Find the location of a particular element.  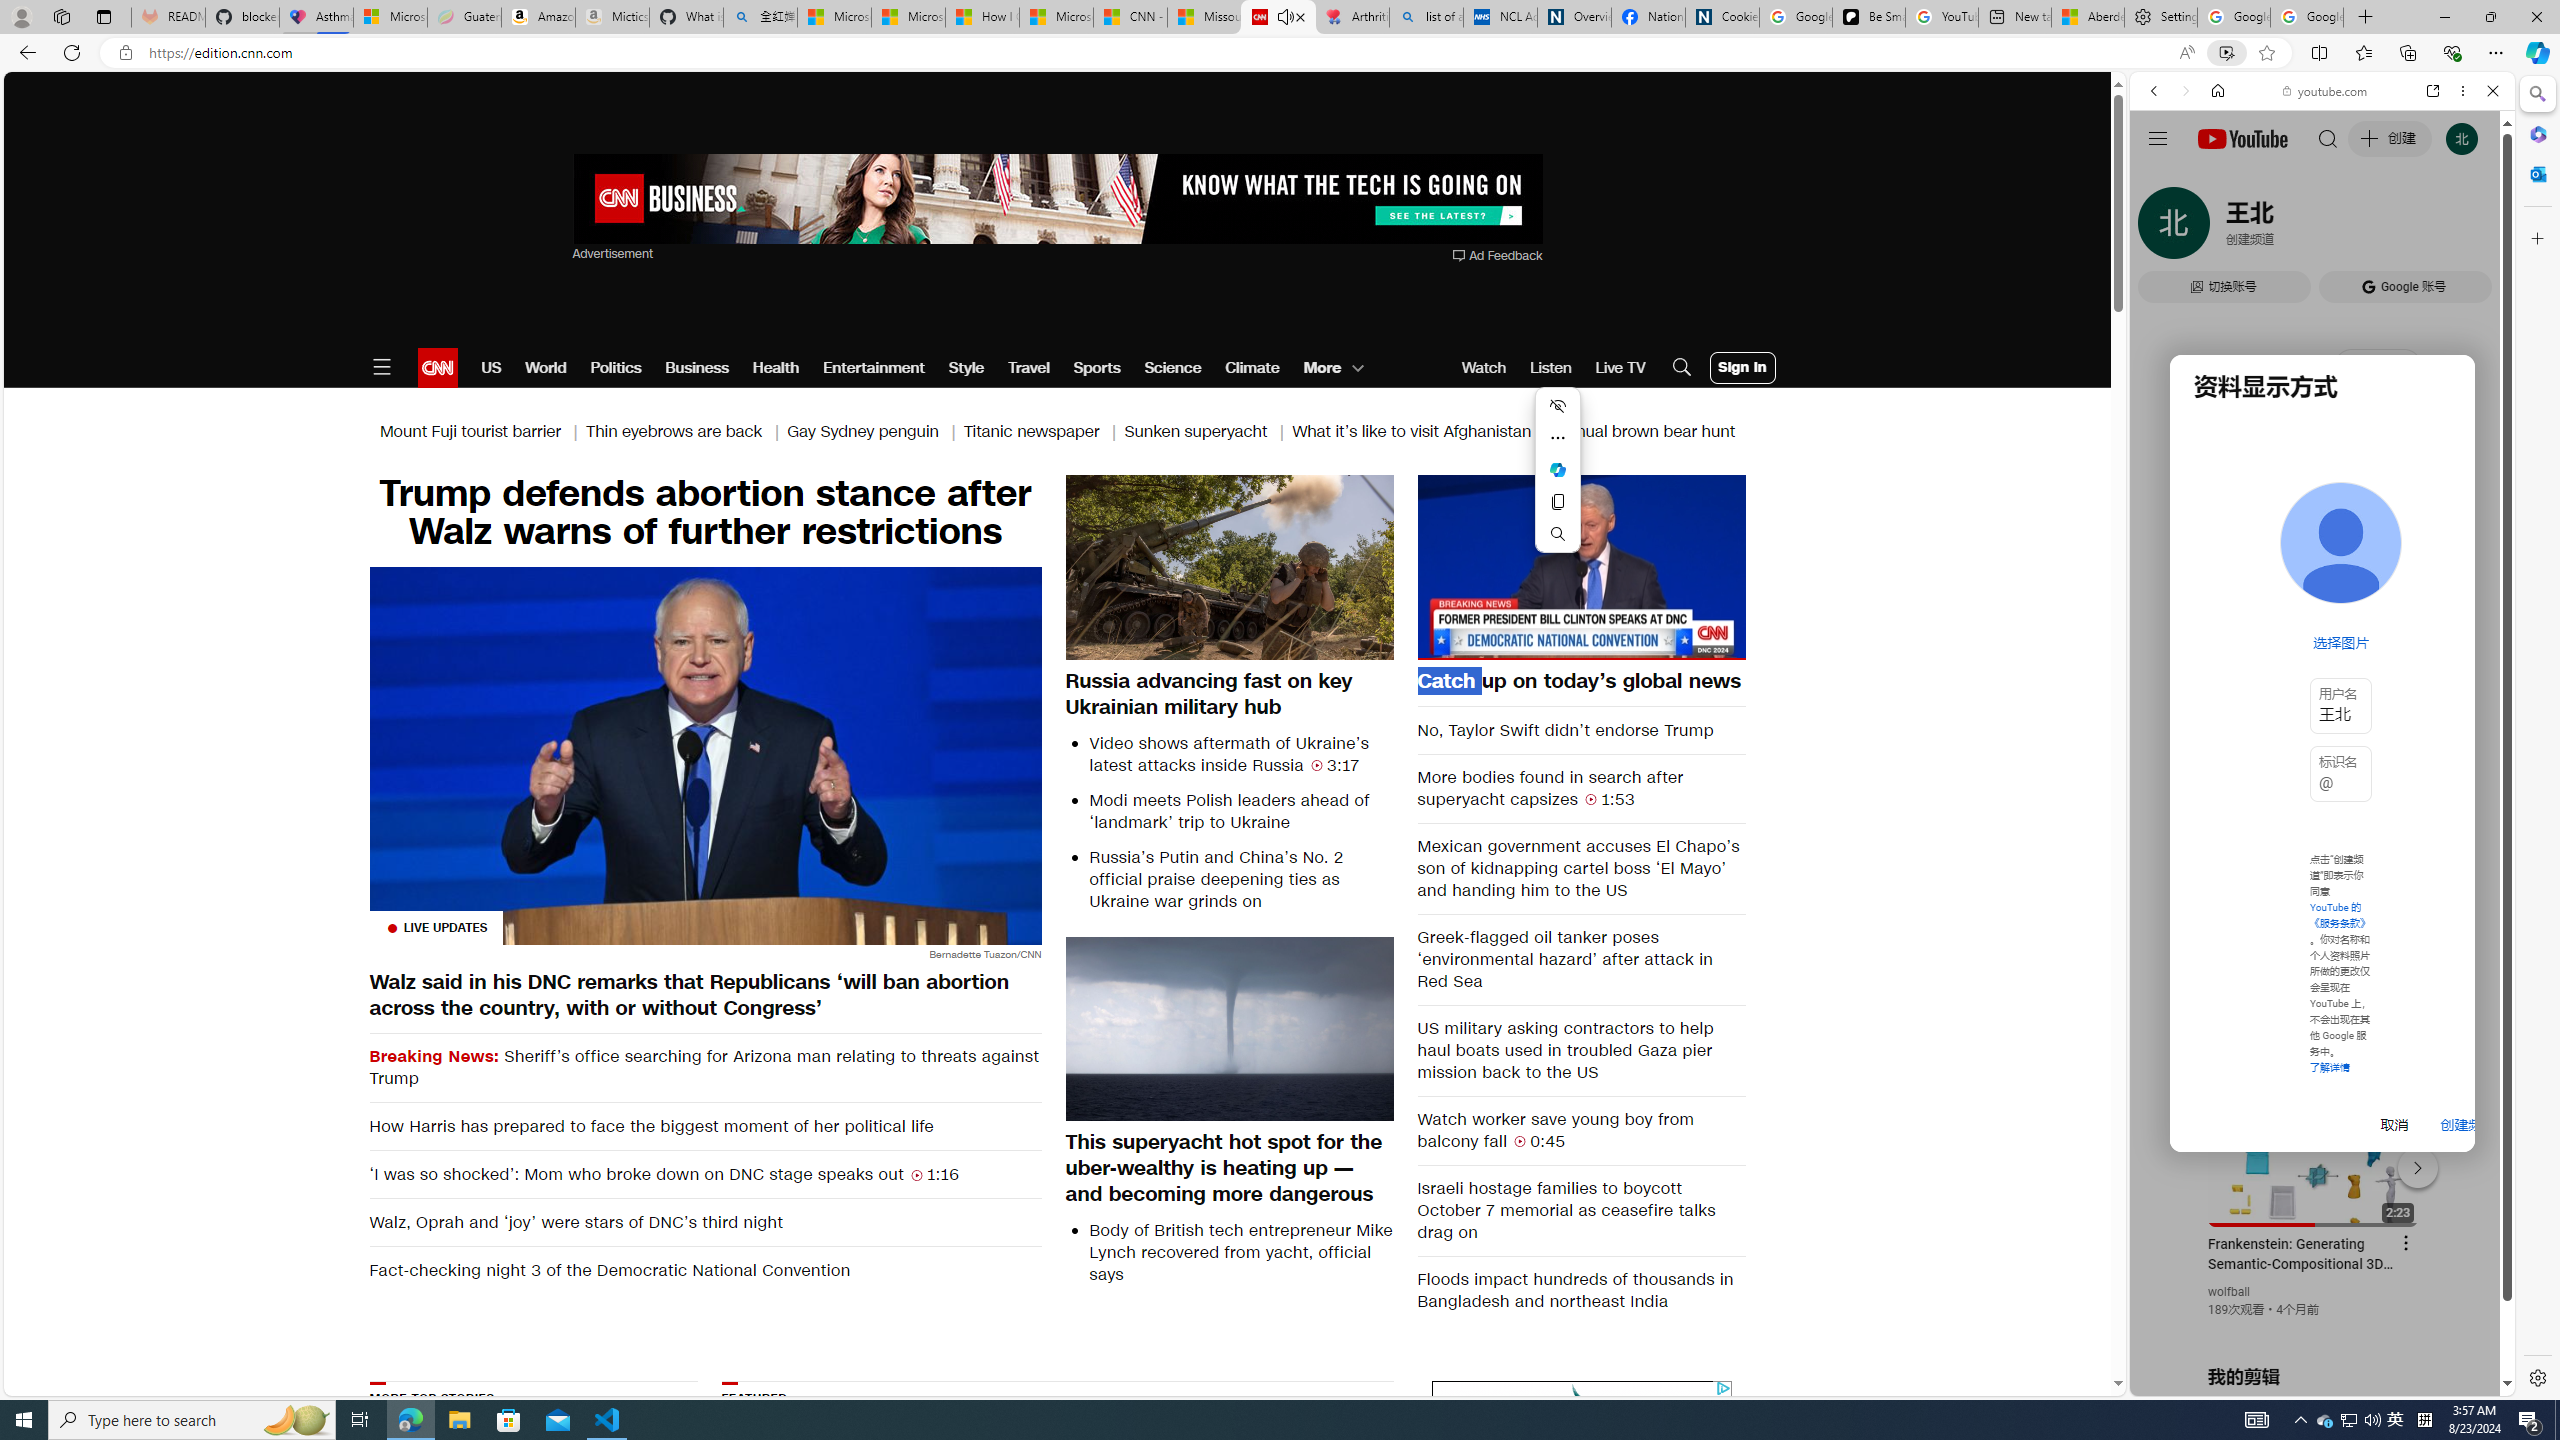

'AutomationID: aw0' is located at coordinates (1056, 199).